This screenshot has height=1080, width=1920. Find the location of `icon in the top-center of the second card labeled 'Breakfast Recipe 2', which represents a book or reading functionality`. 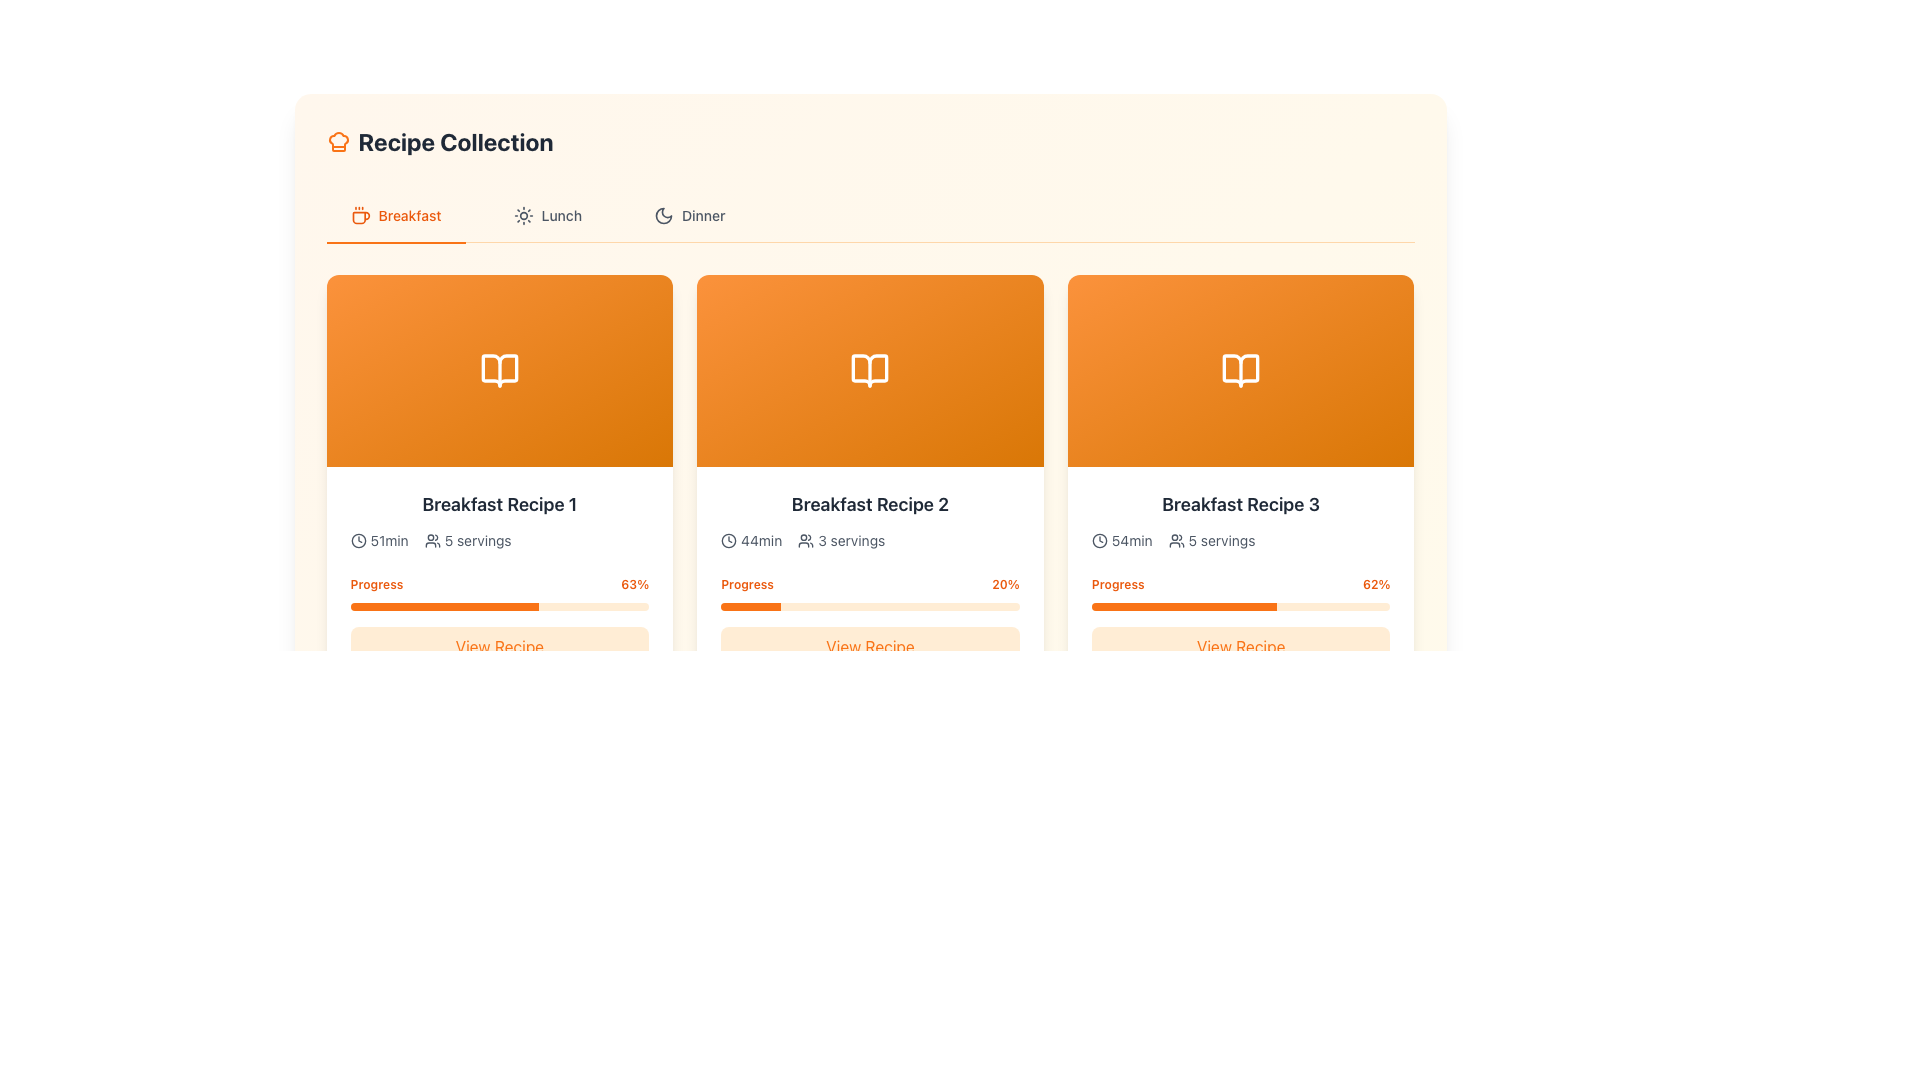

icon in the top-center of the second card labeled 'Breakfast Recipe 2', which represents a book or reading functionality is located at coordinates (870, 370).